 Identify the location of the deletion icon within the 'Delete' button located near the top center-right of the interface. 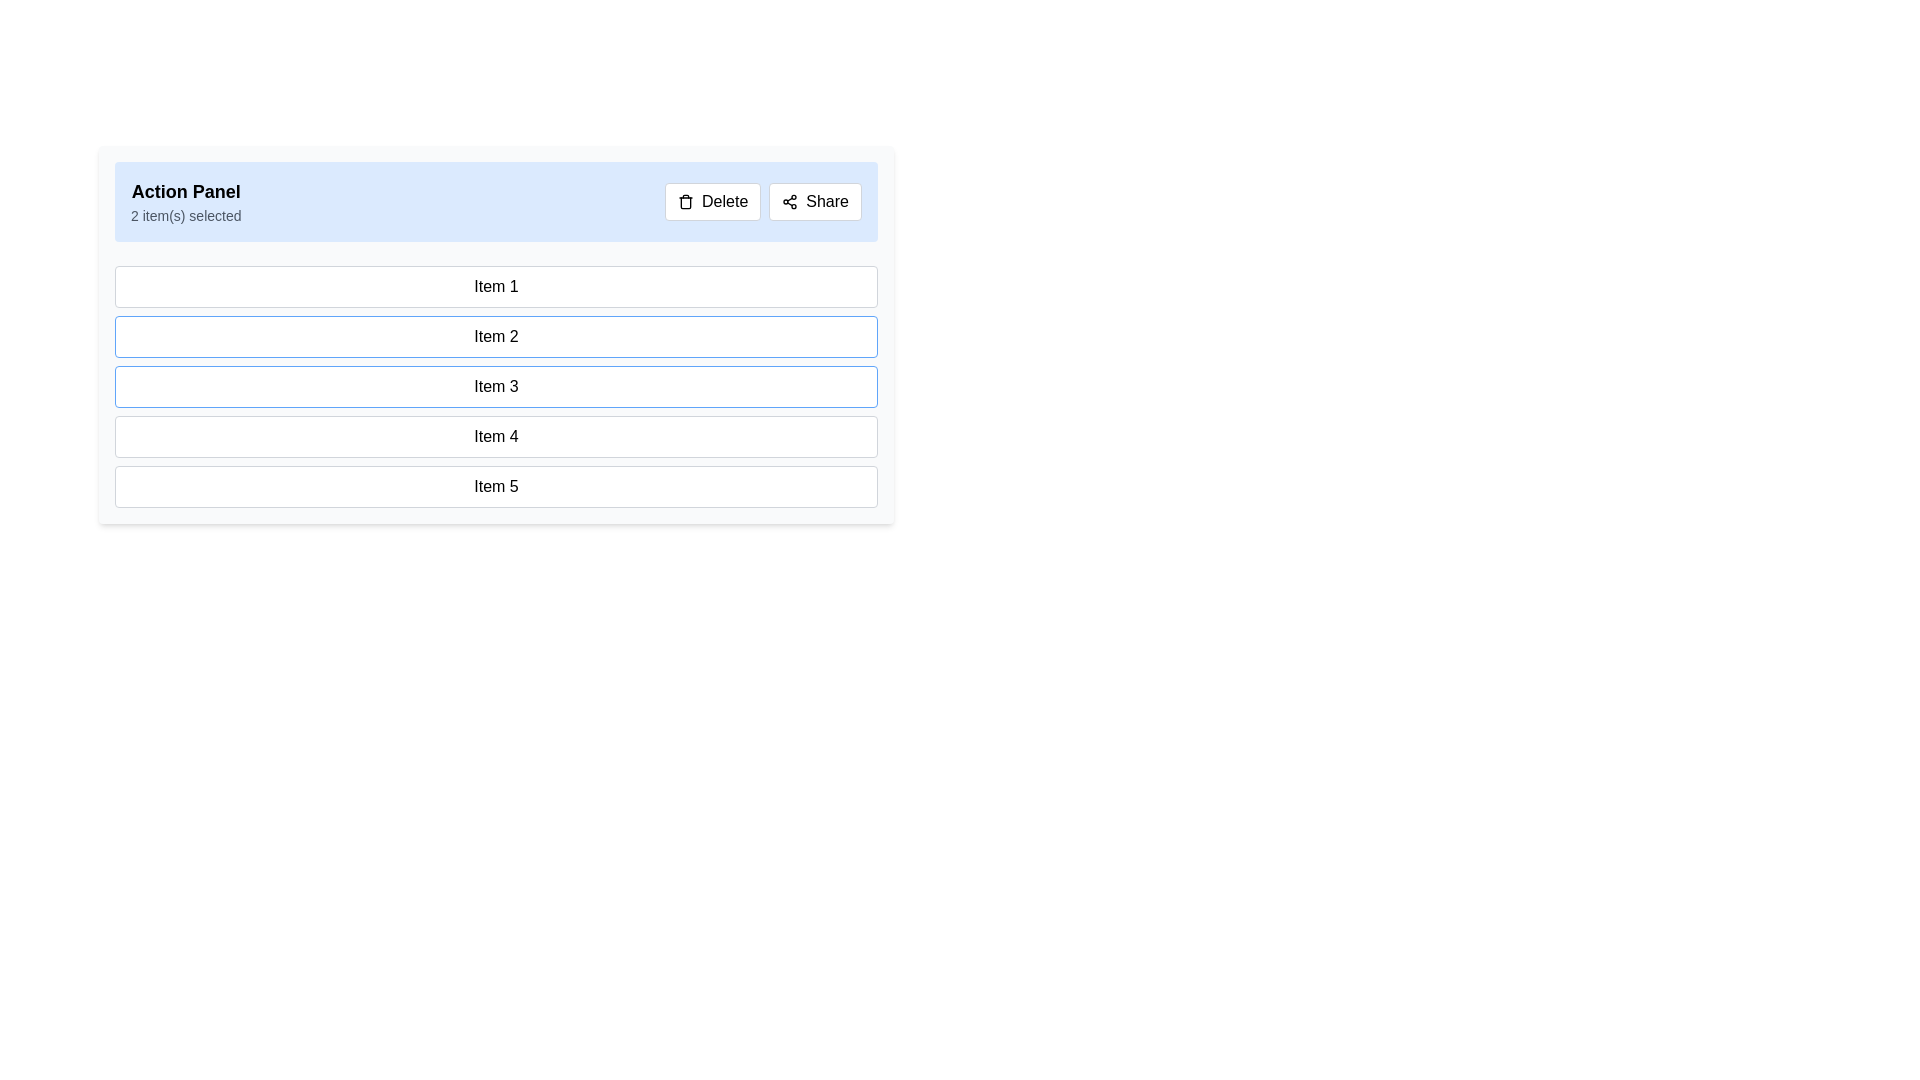
(686, 201).